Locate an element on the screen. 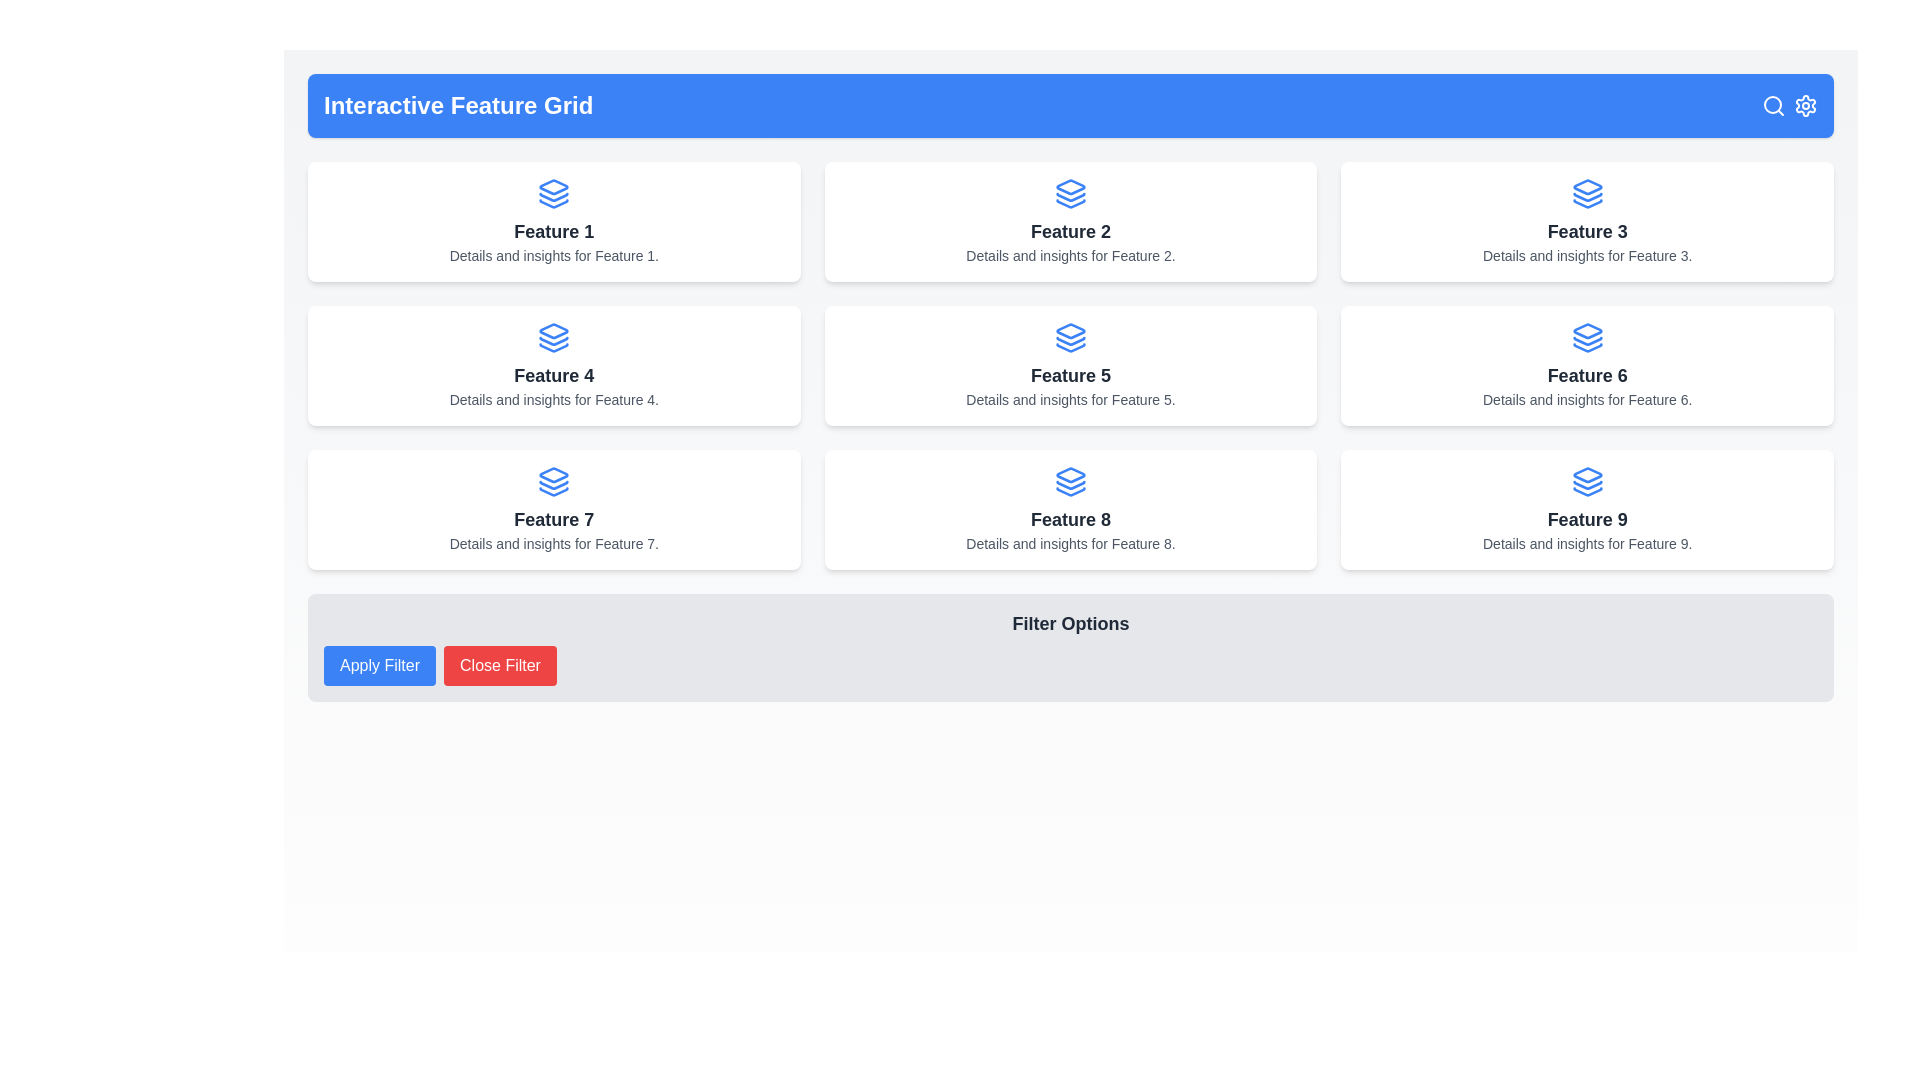 The image size is (1920, 1080). the magnifying glass icon button located at the top-right corner of the interface within the blue horizontal header to initiate a search is located at coordinates (1774, 105).